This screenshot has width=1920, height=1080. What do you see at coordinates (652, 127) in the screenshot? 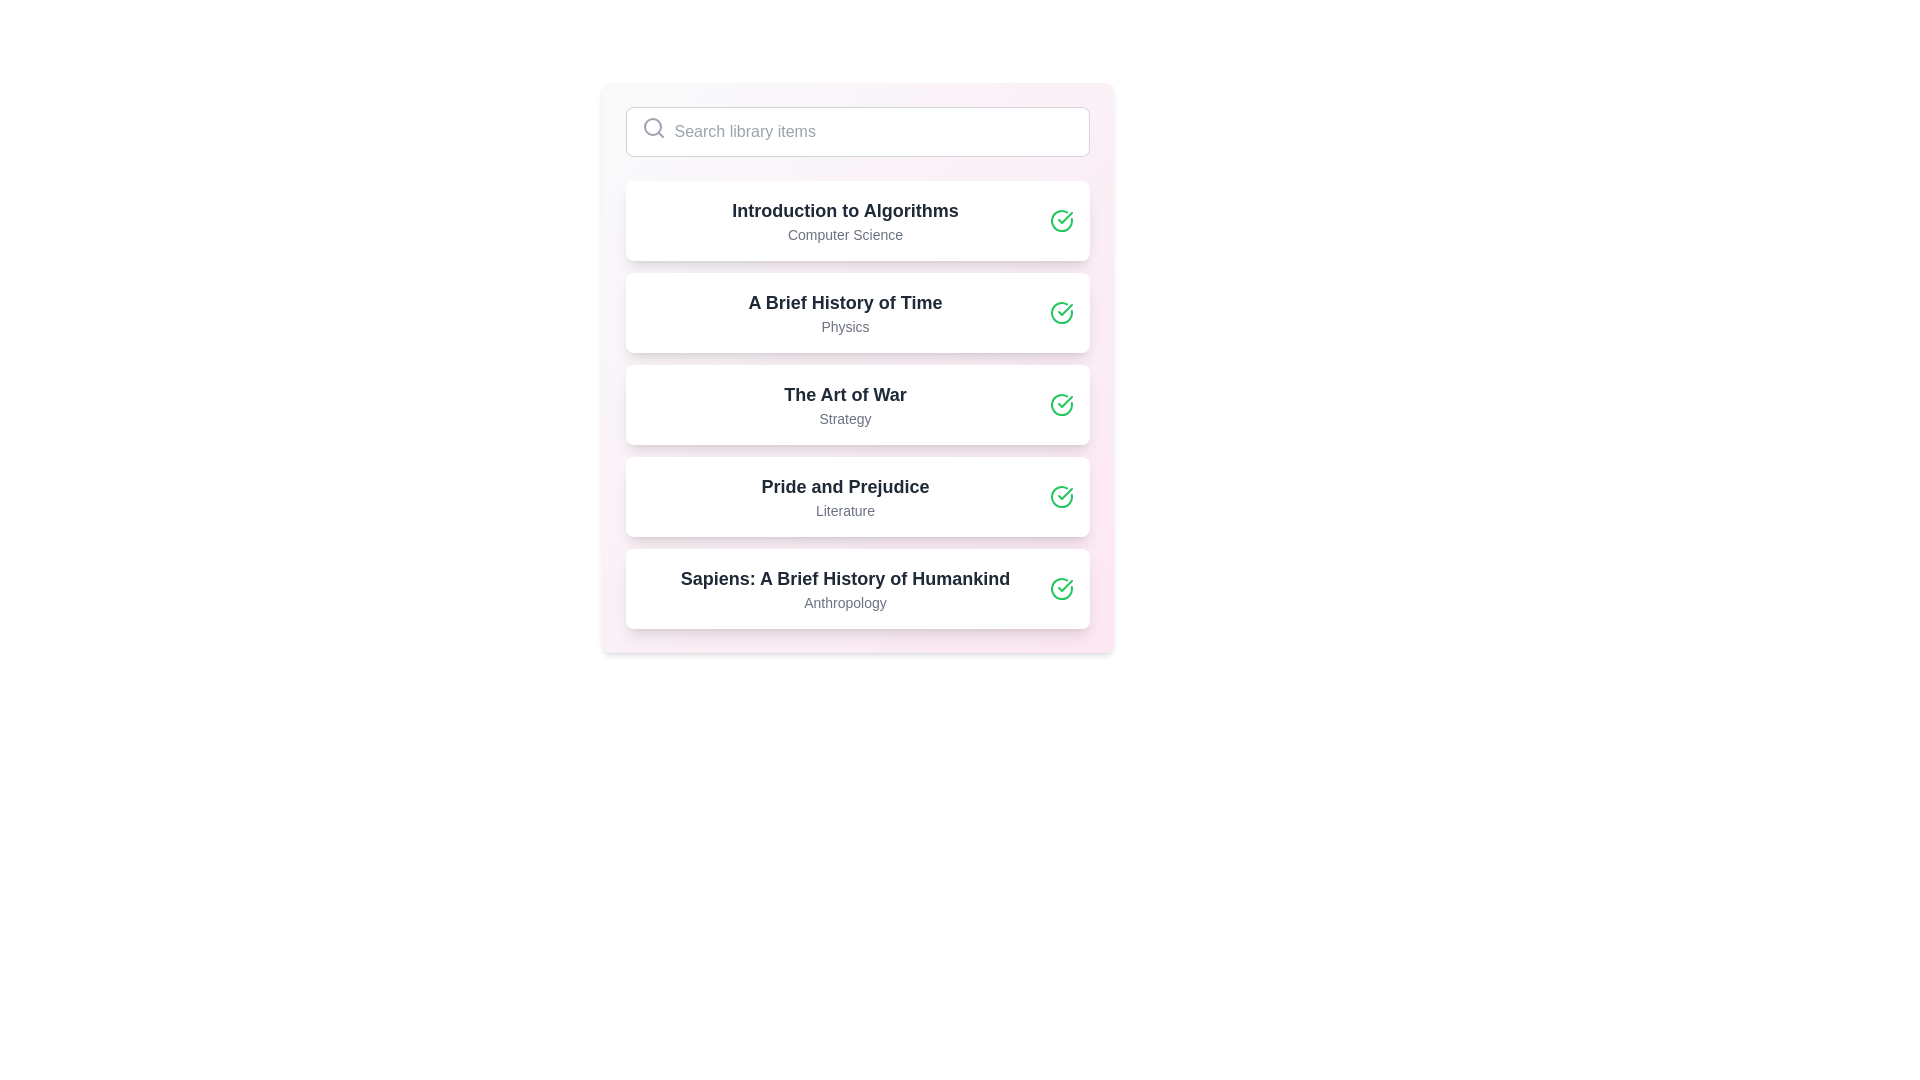
I see `the search icon represented by an SVG circle located in the upper-left corner of the interface, adjacent to the 'Search library items' input field` at bounding box center [652, 127].